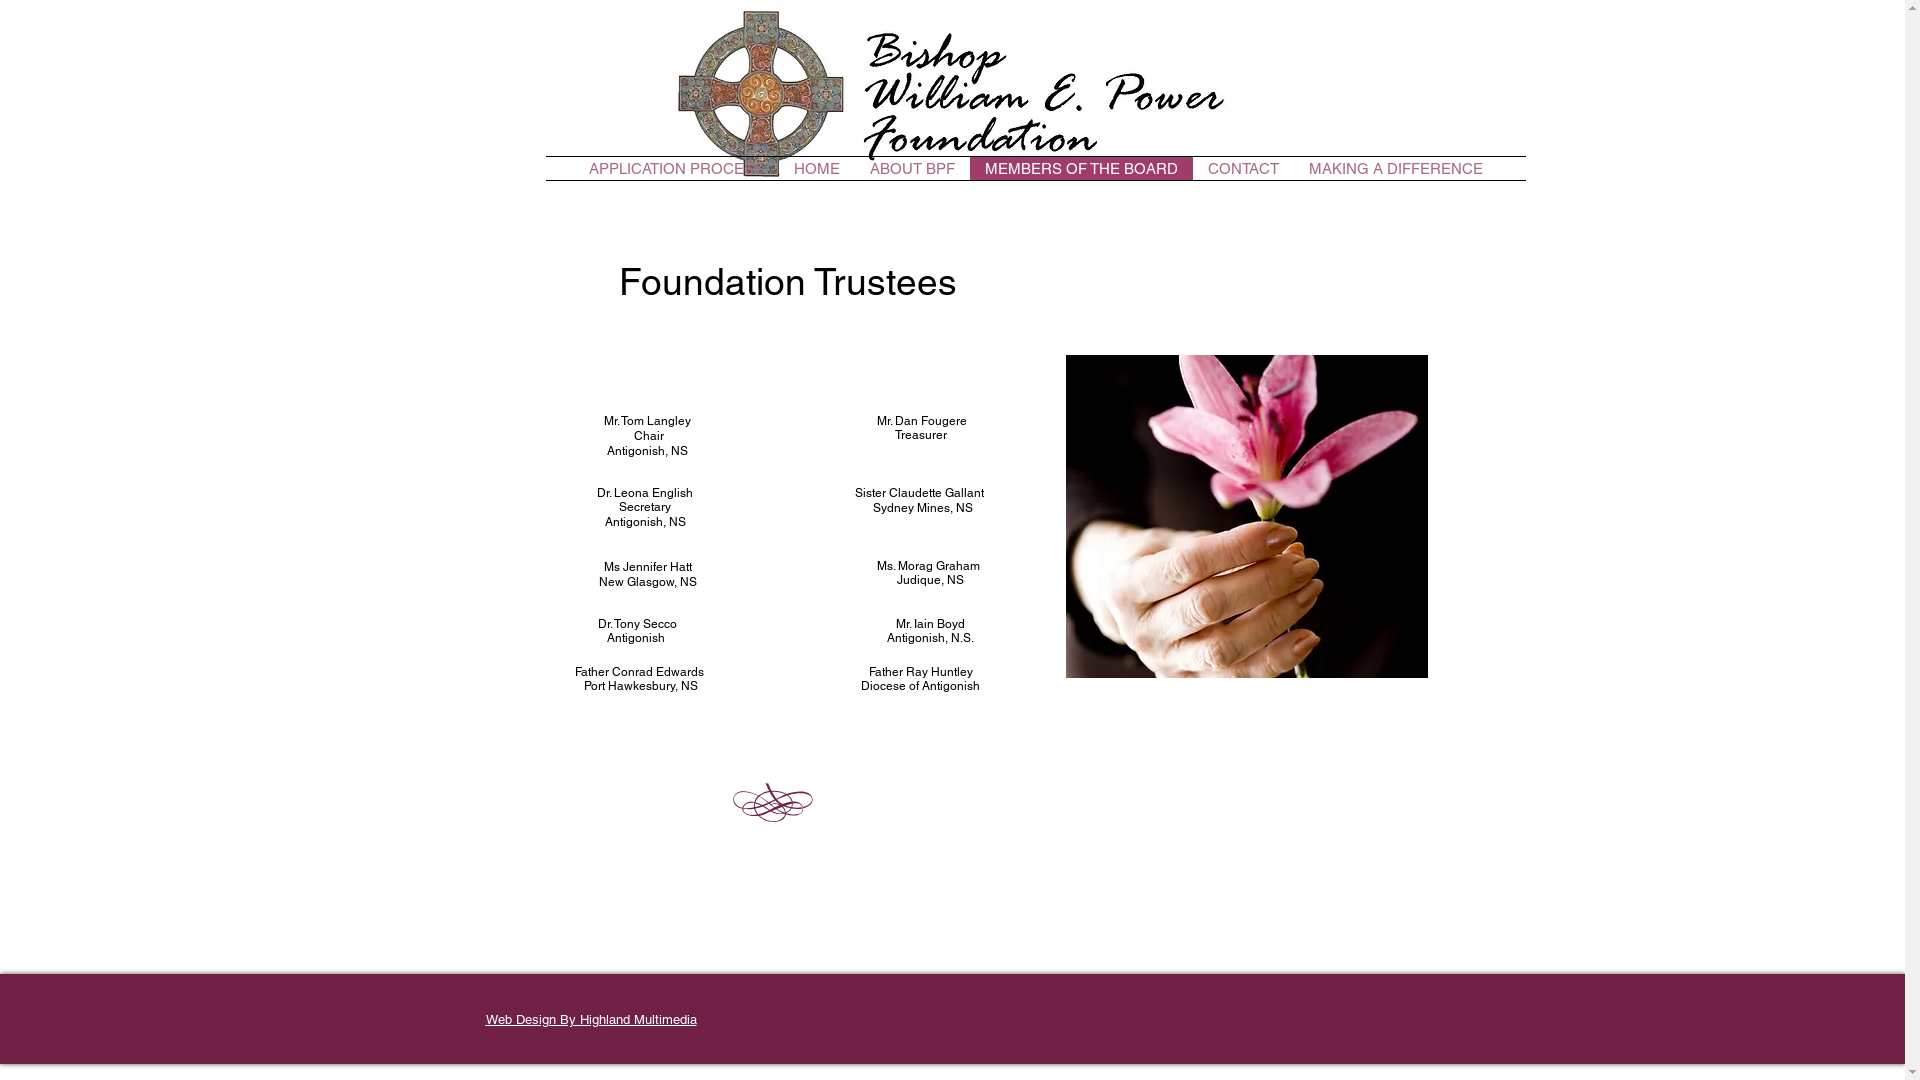 This screenshot has width=1920, height=1080. I want to click on 'HOME', so click(816, 167).